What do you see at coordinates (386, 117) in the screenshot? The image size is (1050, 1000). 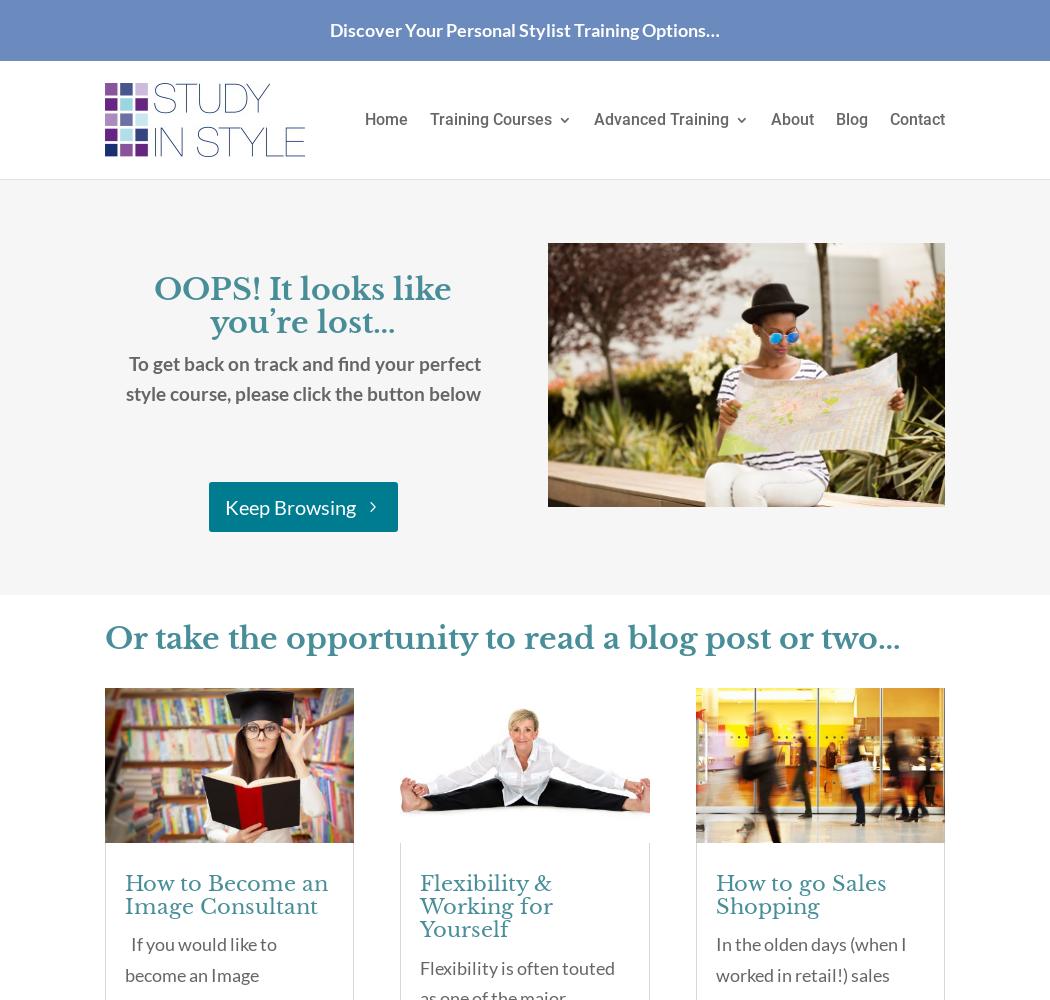 I see `'Home'` at bounding box center [386, 117].